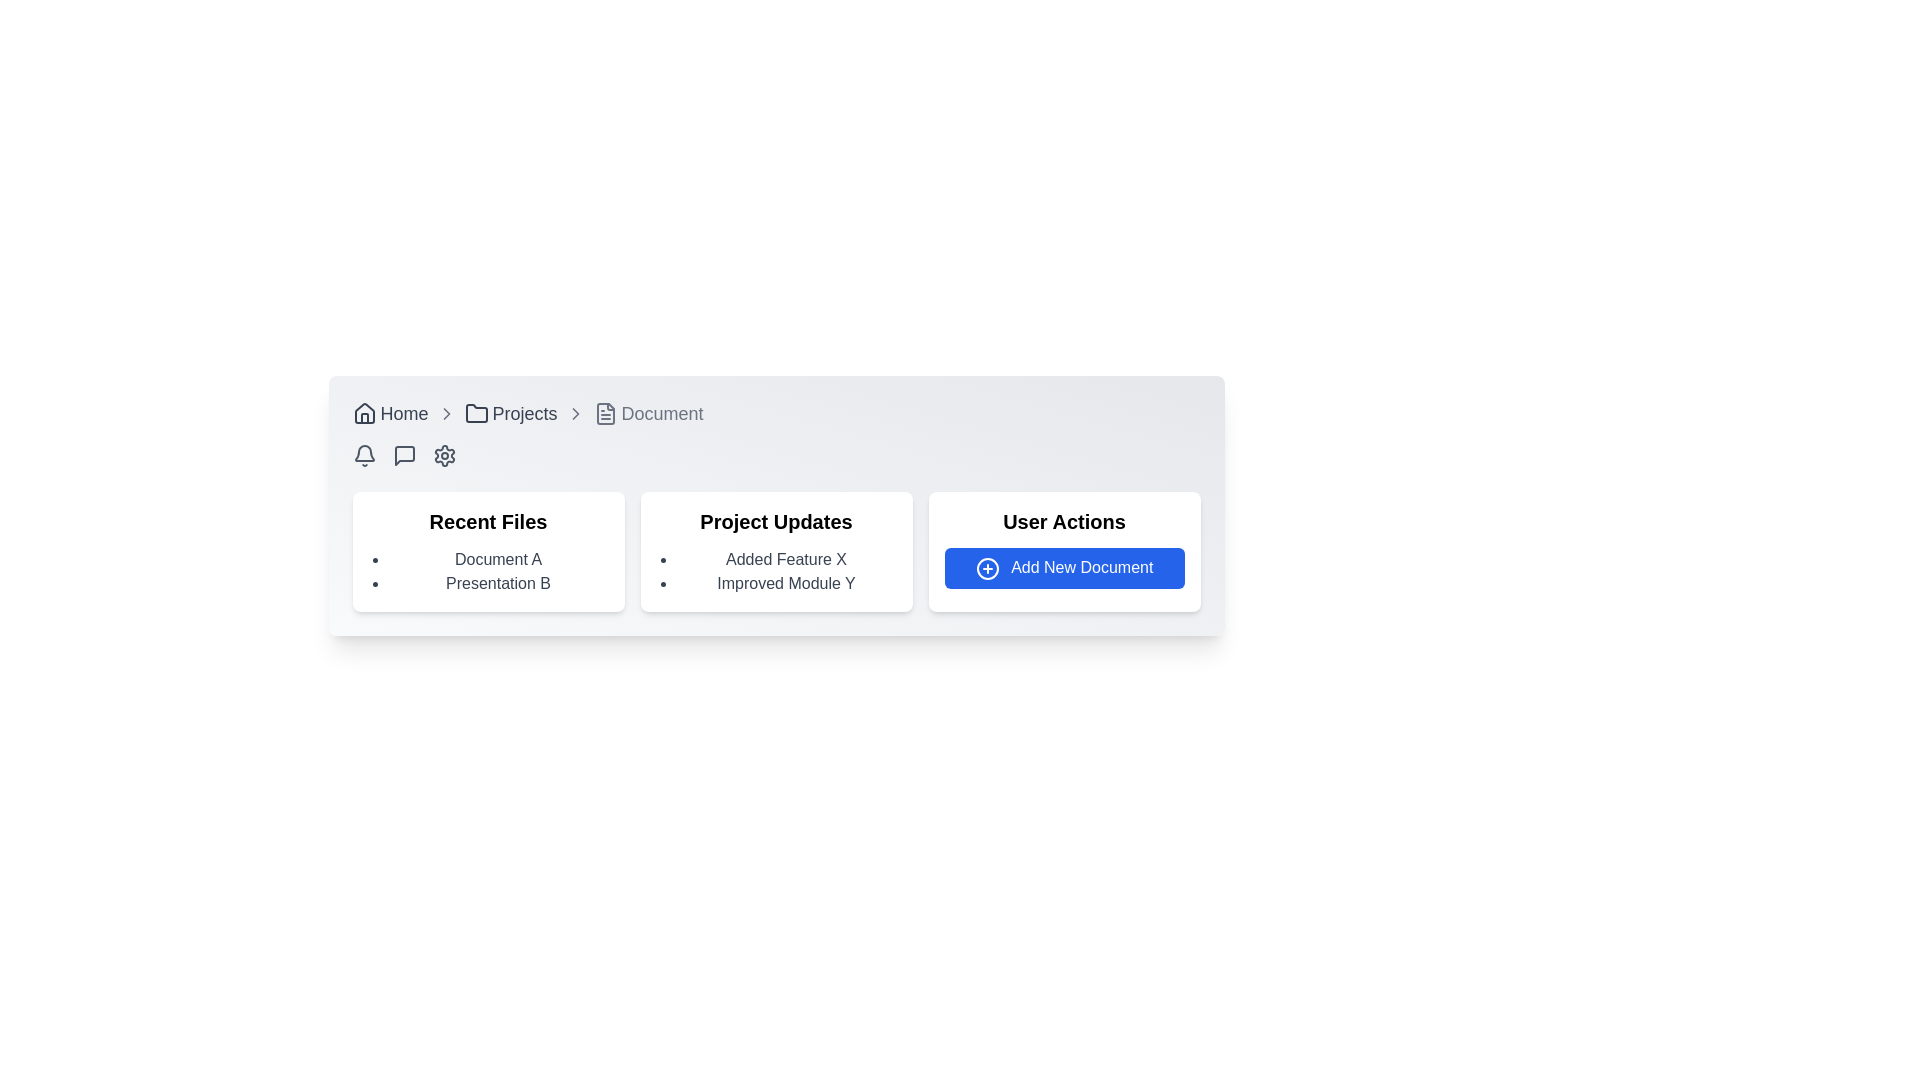  Describe the element at coordinates (604, 412) in the screenshot. I see `the rectangular document icon in the top navigation bar, which is part of a breadcrumb trail under 'Document'` at that location.